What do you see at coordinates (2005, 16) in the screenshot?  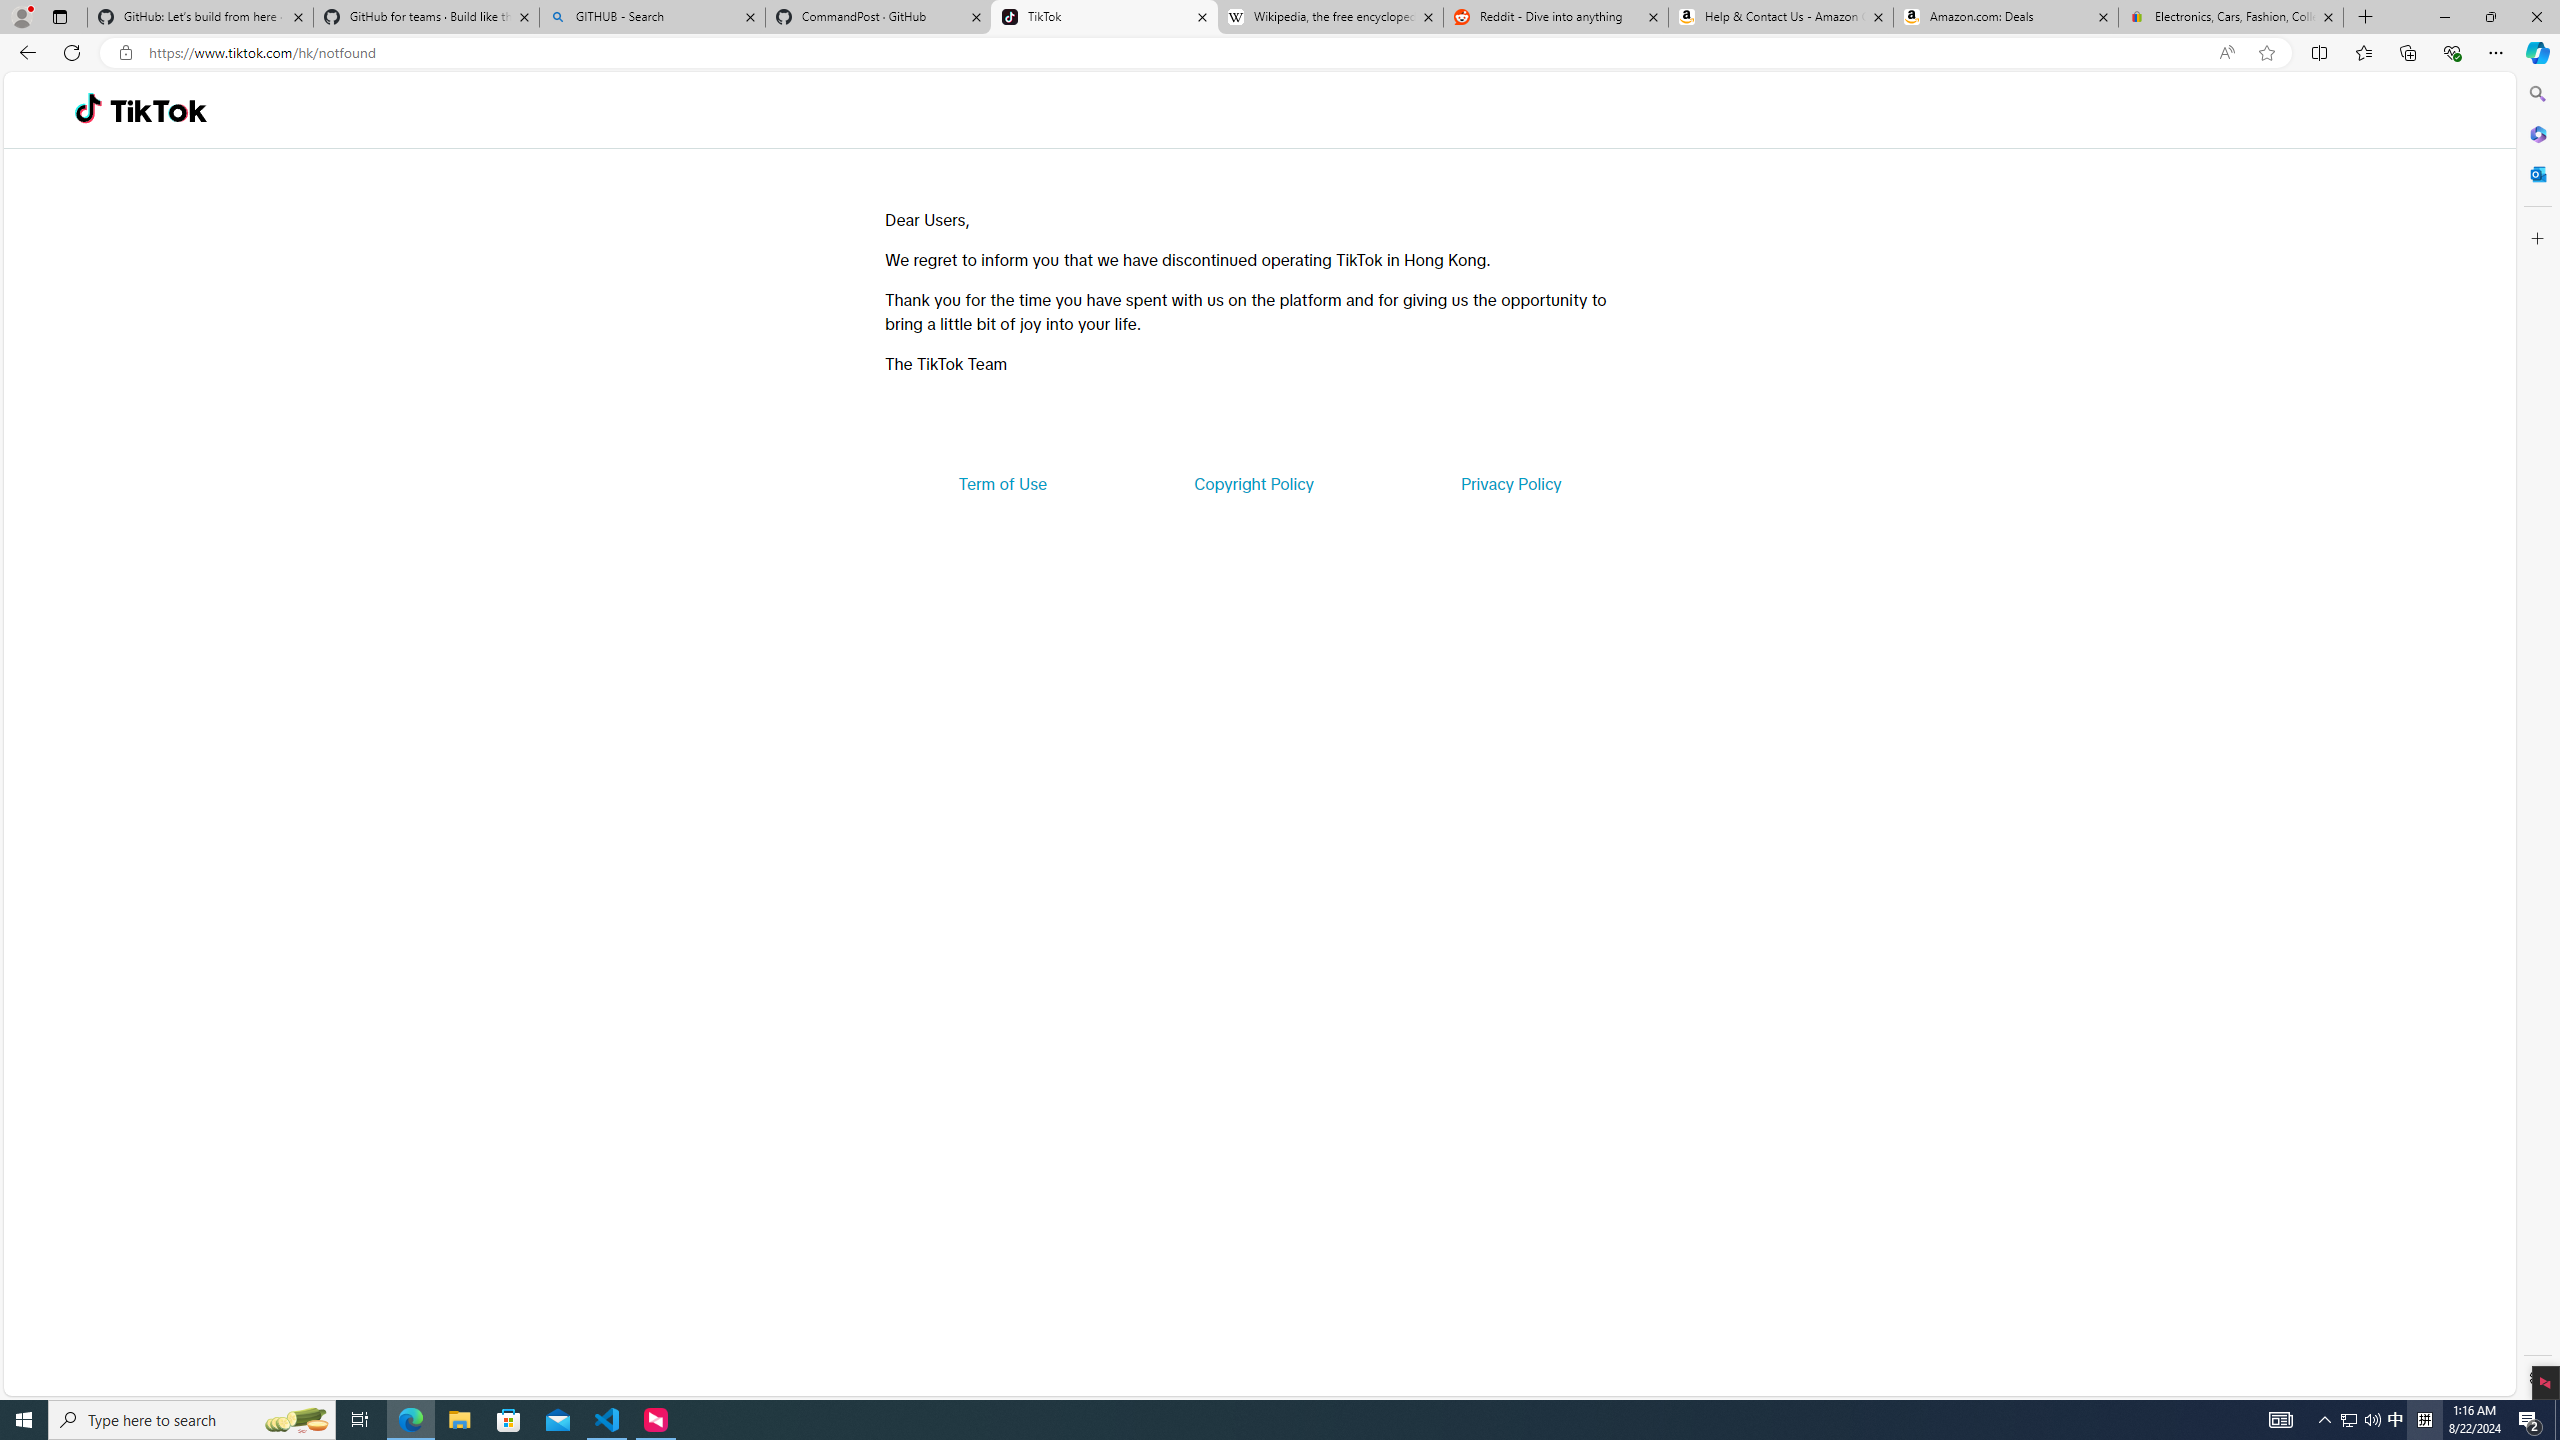 I see `'Amazon.com: Deals'` at bounding box center [2005, 16].